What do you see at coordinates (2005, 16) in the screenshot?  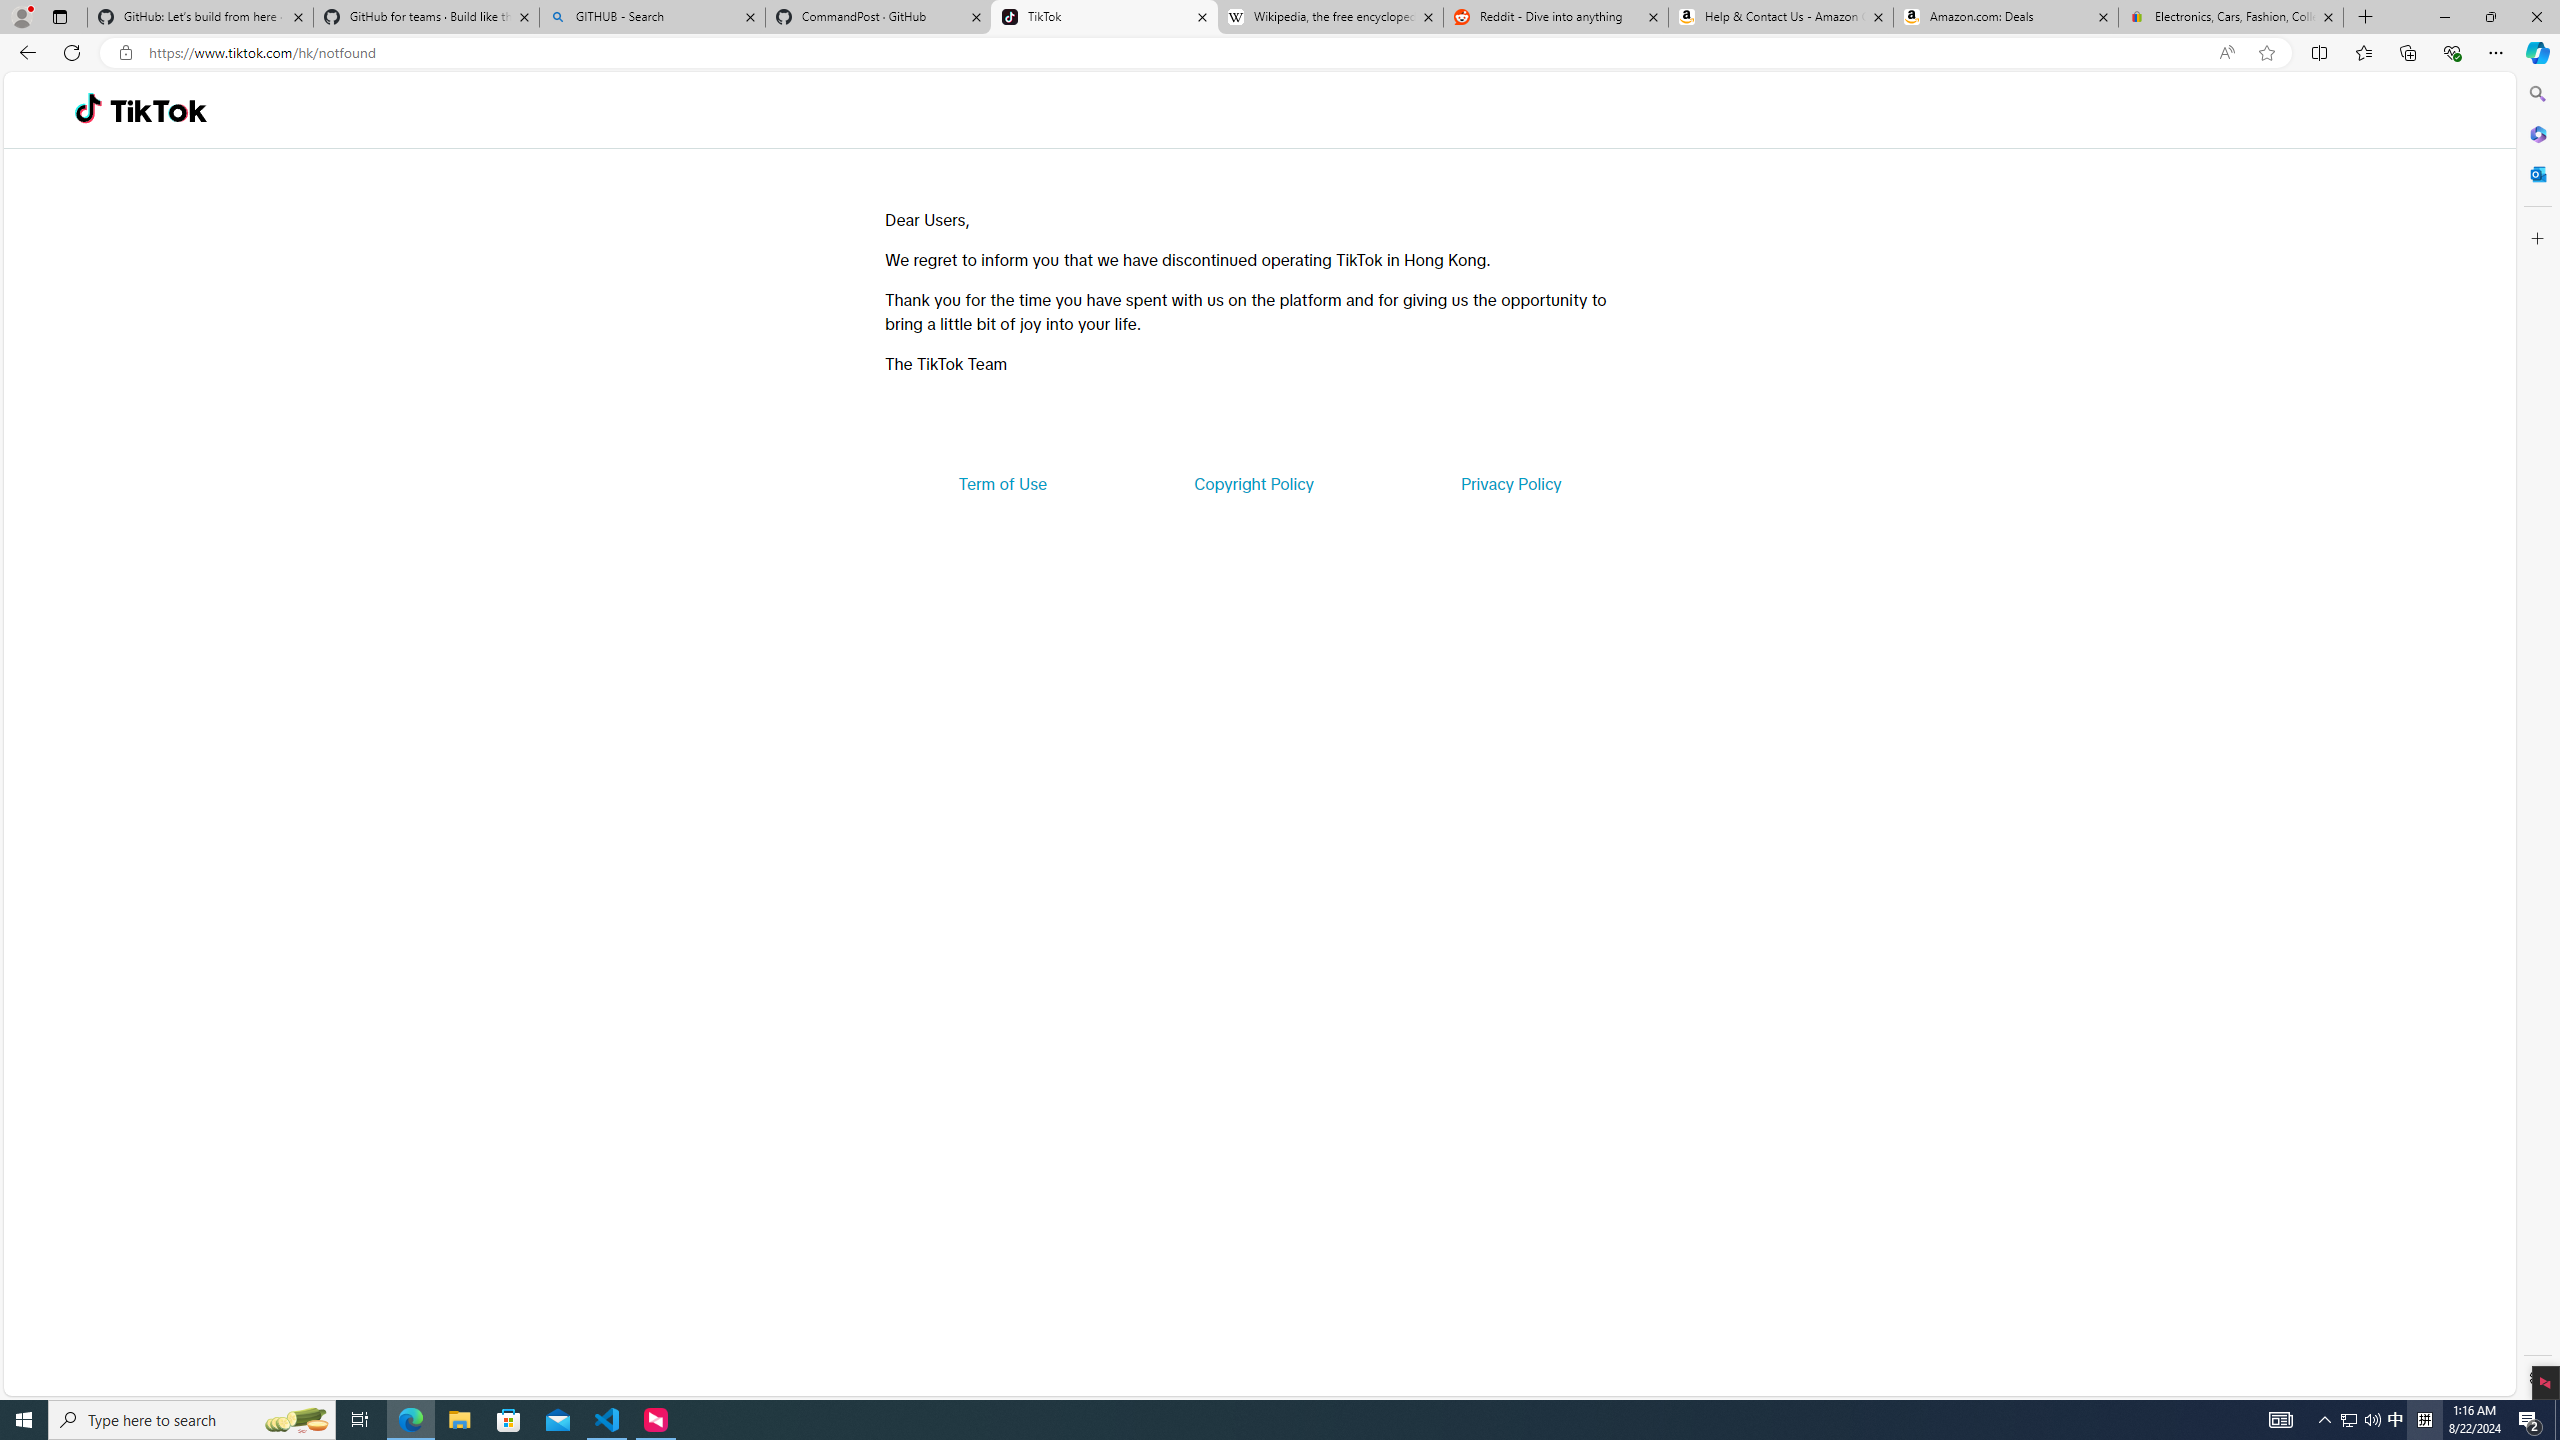 I see `'Amazon.com: Deals'` at bounding box center [2005, 16].